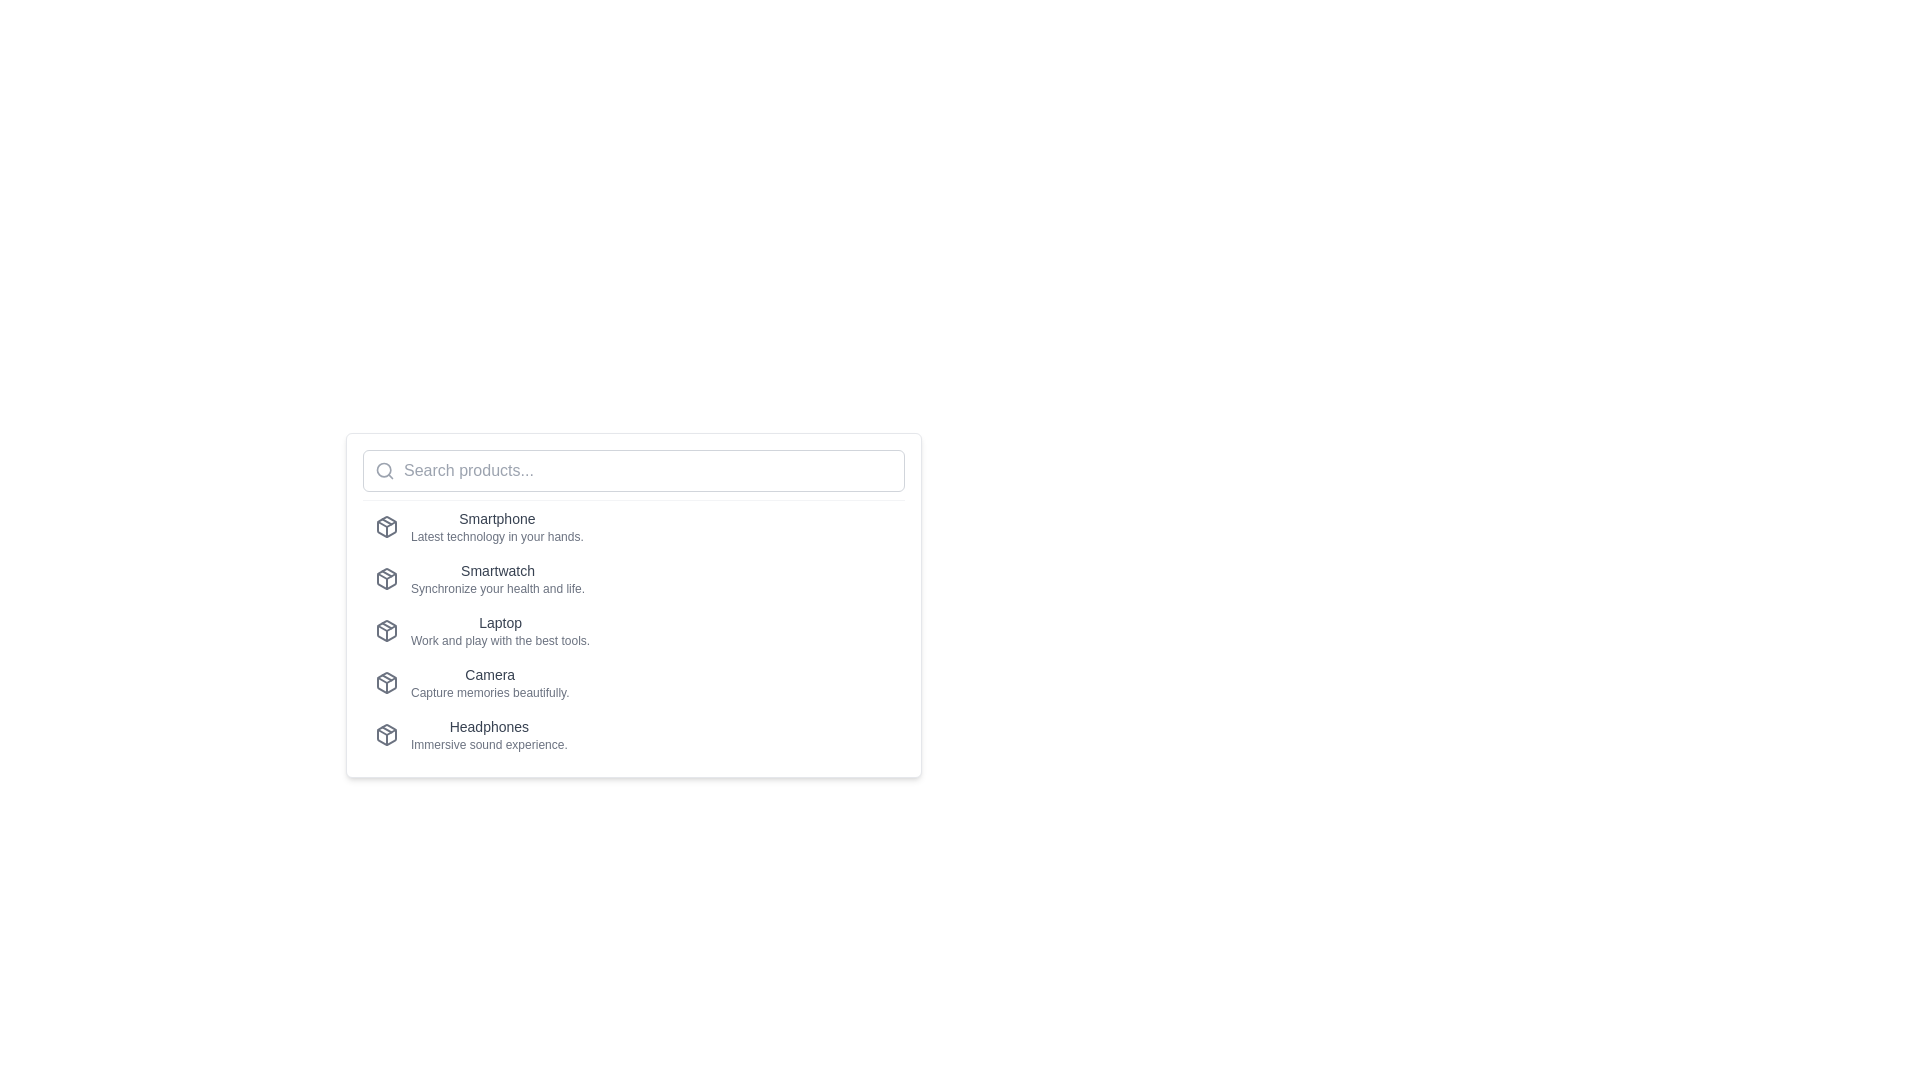 The height and width of the screenshot is (1080, 1920). Describe the element at coordinates (387, 735) in the screenshot. I see `the 'Headphones' icon, which visually represents the 'Headphones' list item and is positioned to the left of the text 'Headphones' and 'Immersive sound experience.'` at that location.